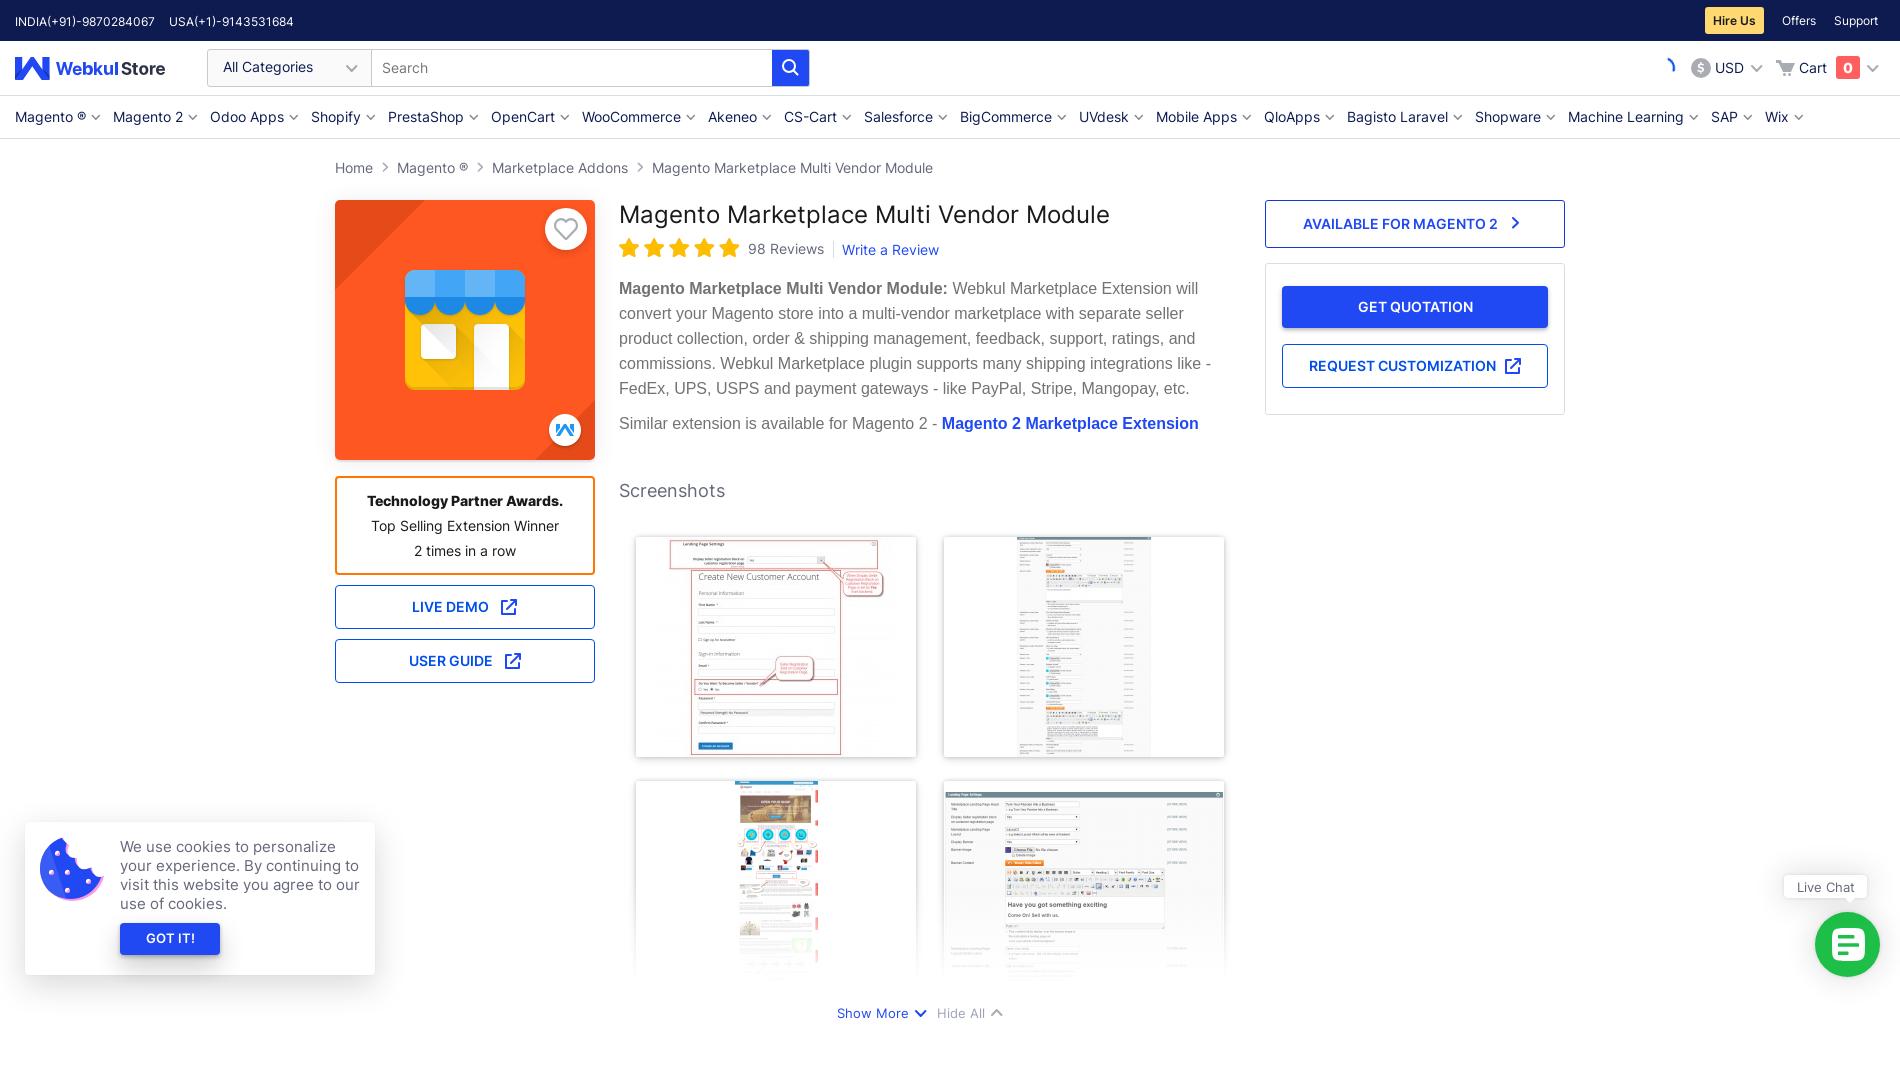  What do you see at coordinates (1155, 116) in the screenshot?
I see `'Mobile Apps'` at bounding box center [1155, 116].